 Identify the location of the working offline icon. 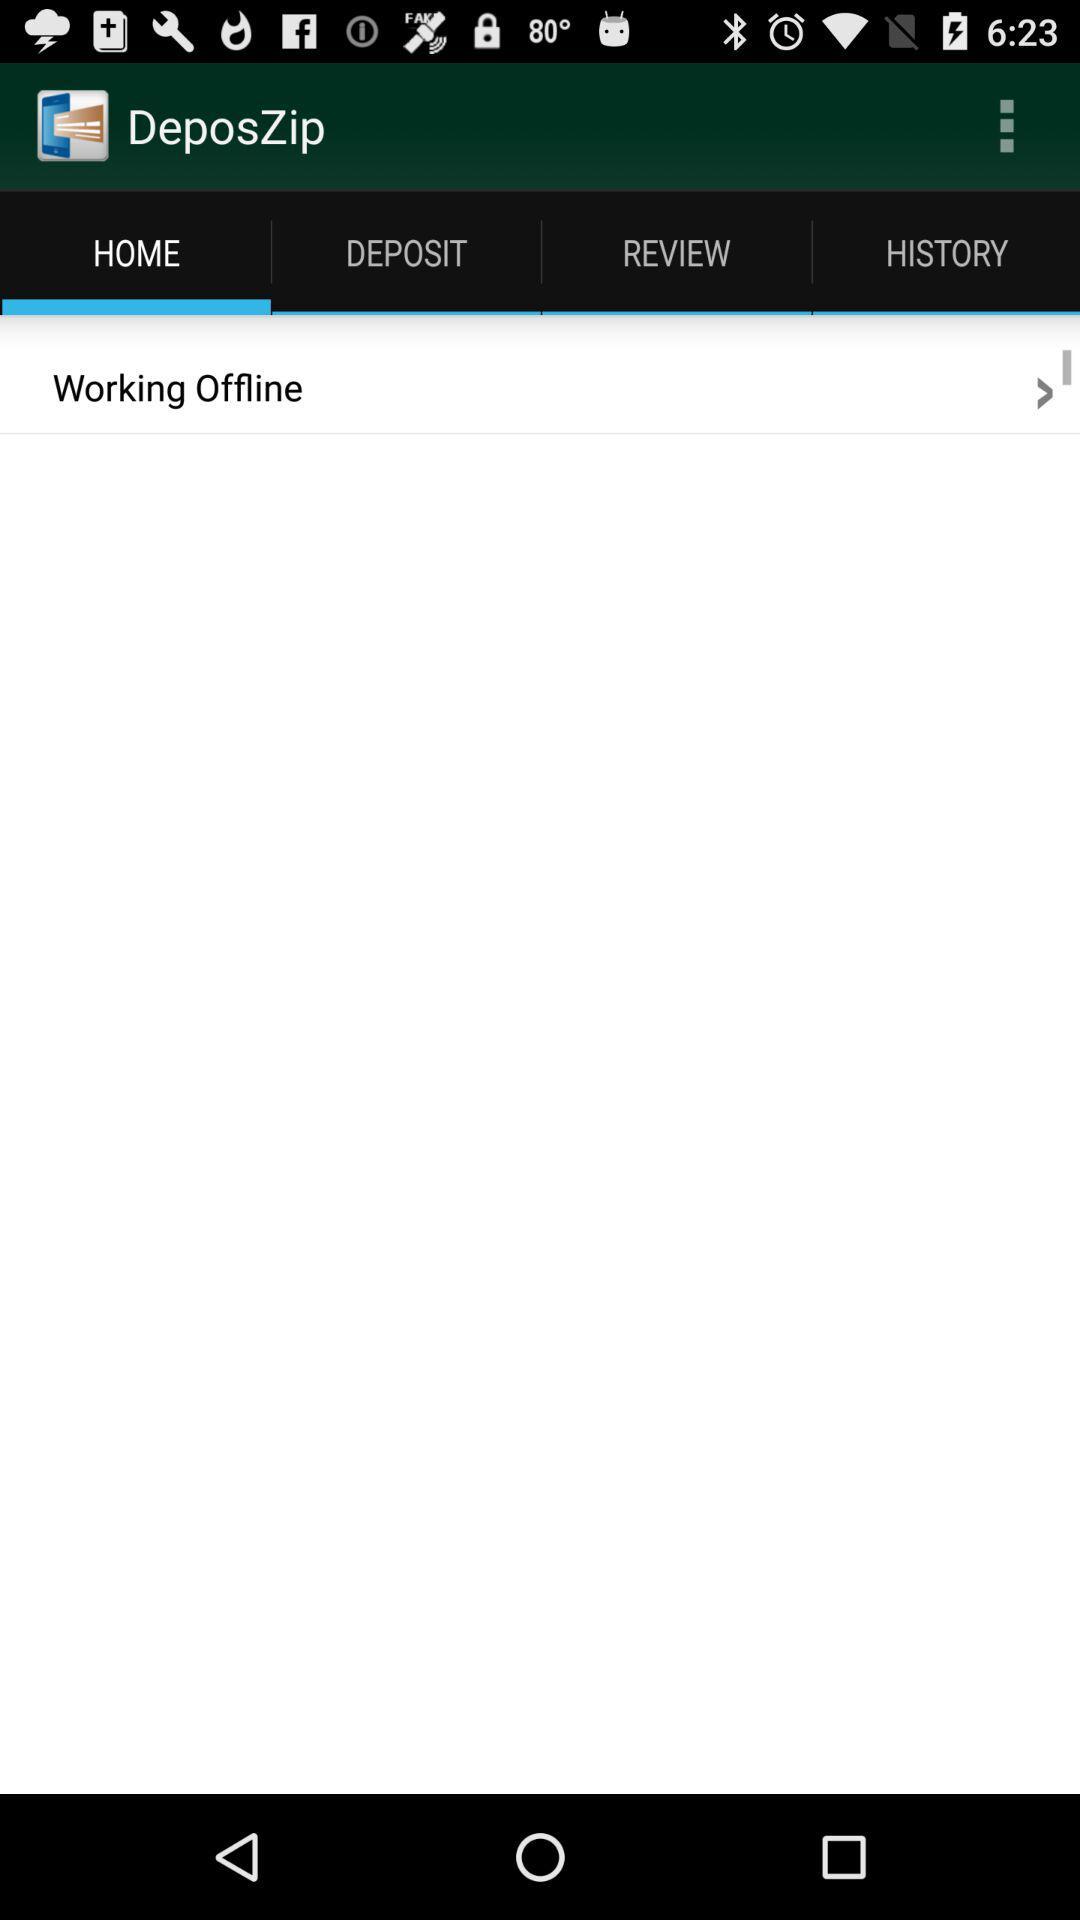
(163, 387).